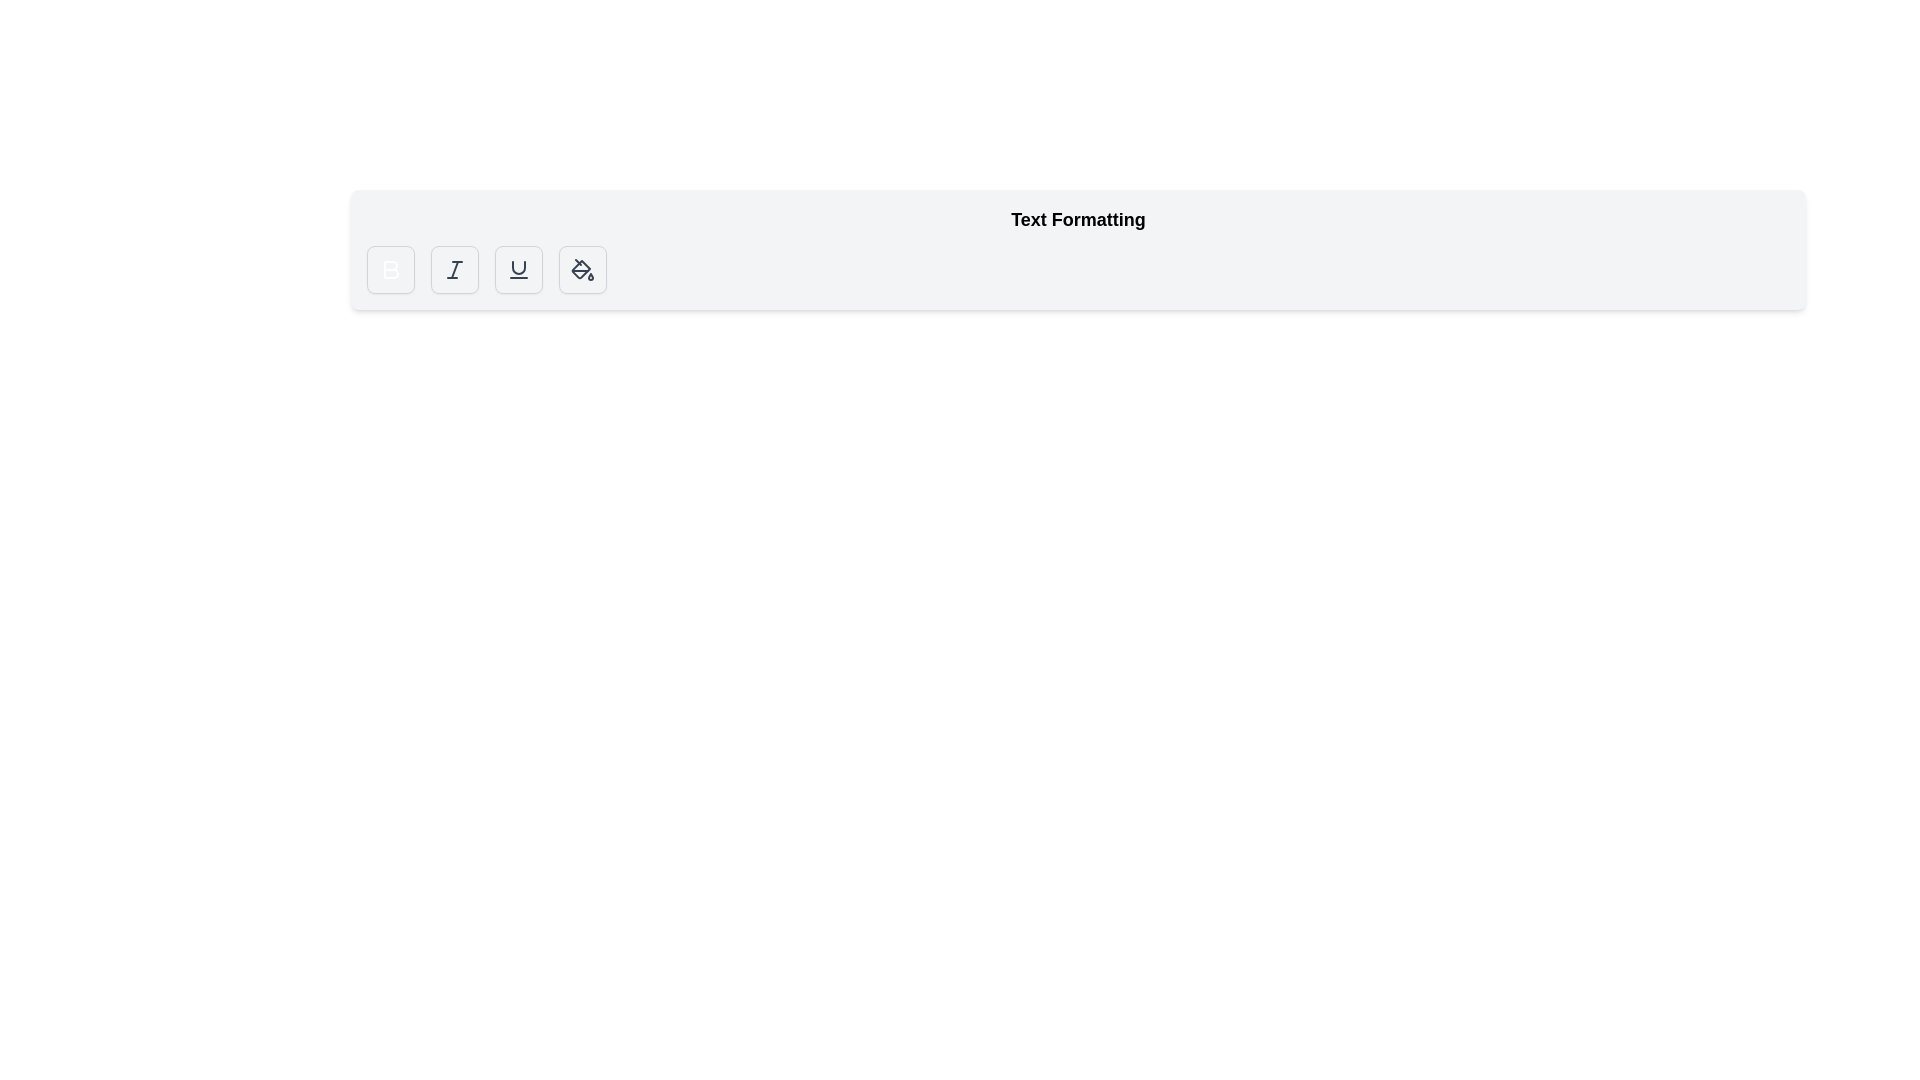 The image size is (1920, 1080). Describe the element at coordinates (390, 270) in the screenshot. I see `the bold text formatting button located on the left side of the toolbar's button group by` at that location.